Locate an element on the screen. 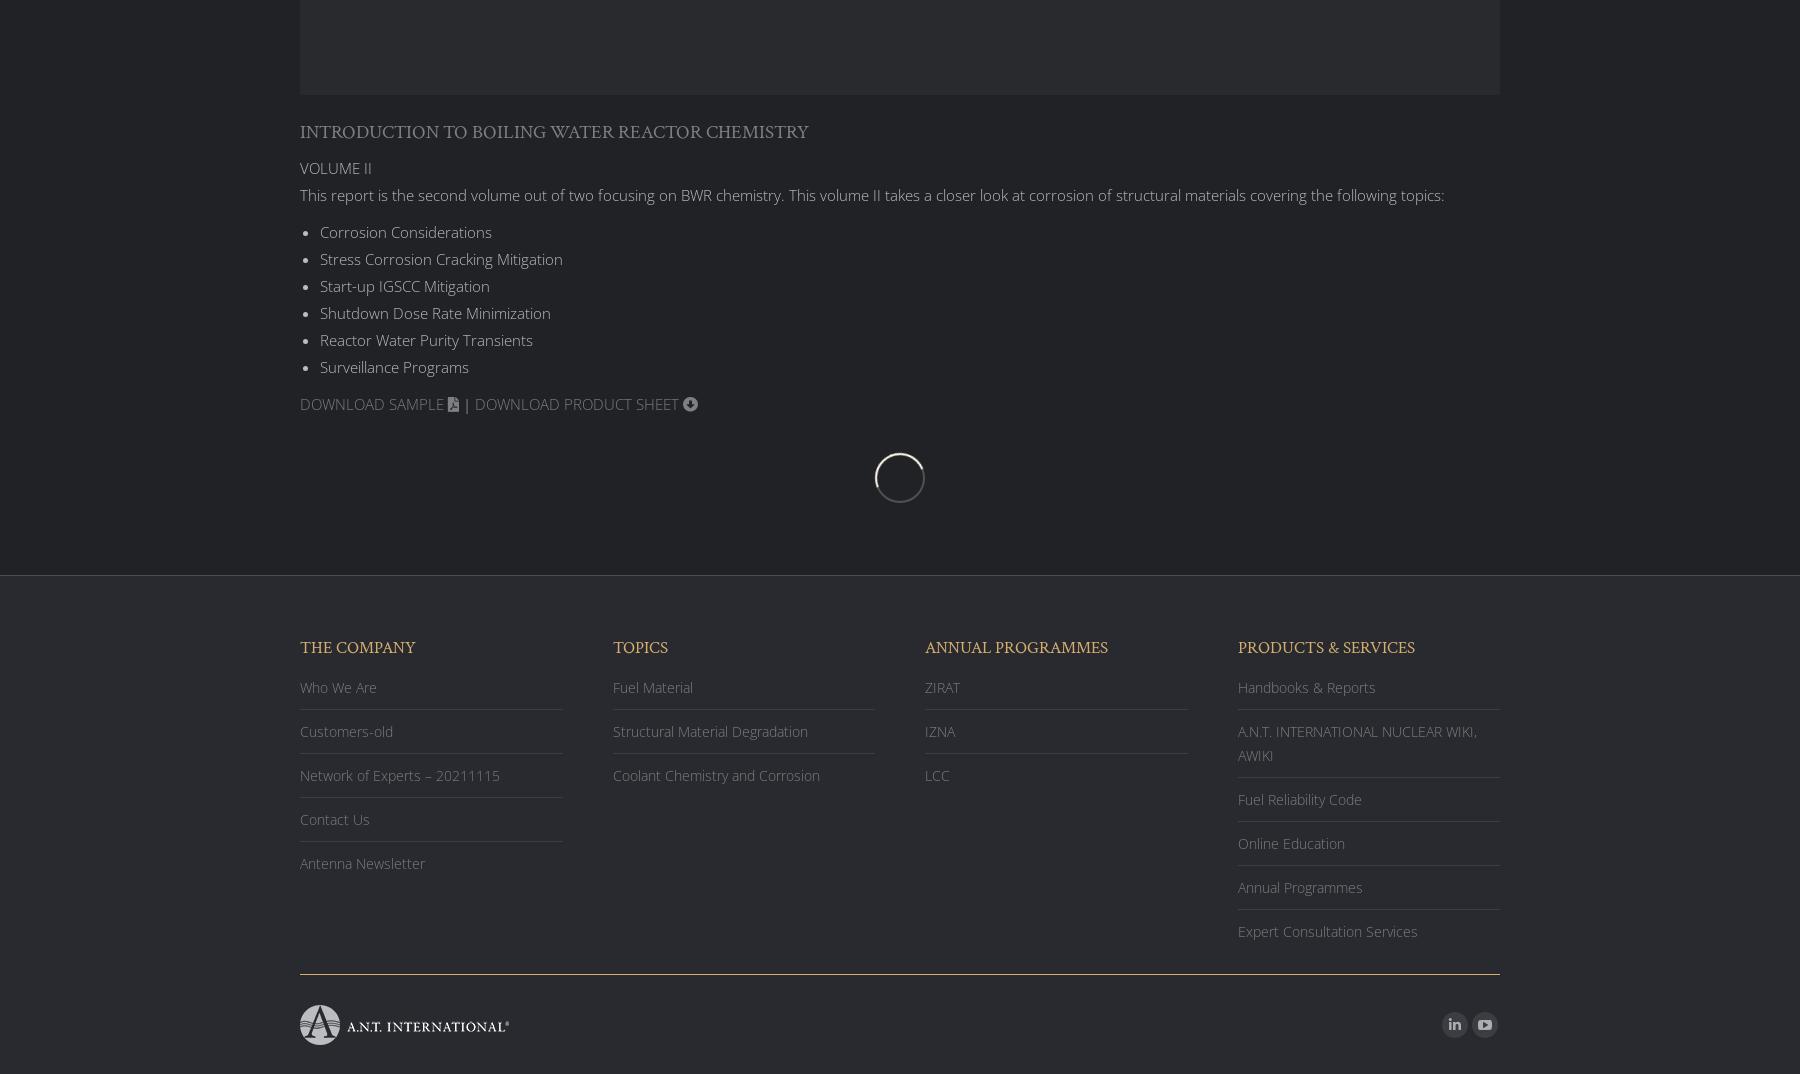  'Coolant Chemistry and Corrosion' is located at coordinates (714, 773).